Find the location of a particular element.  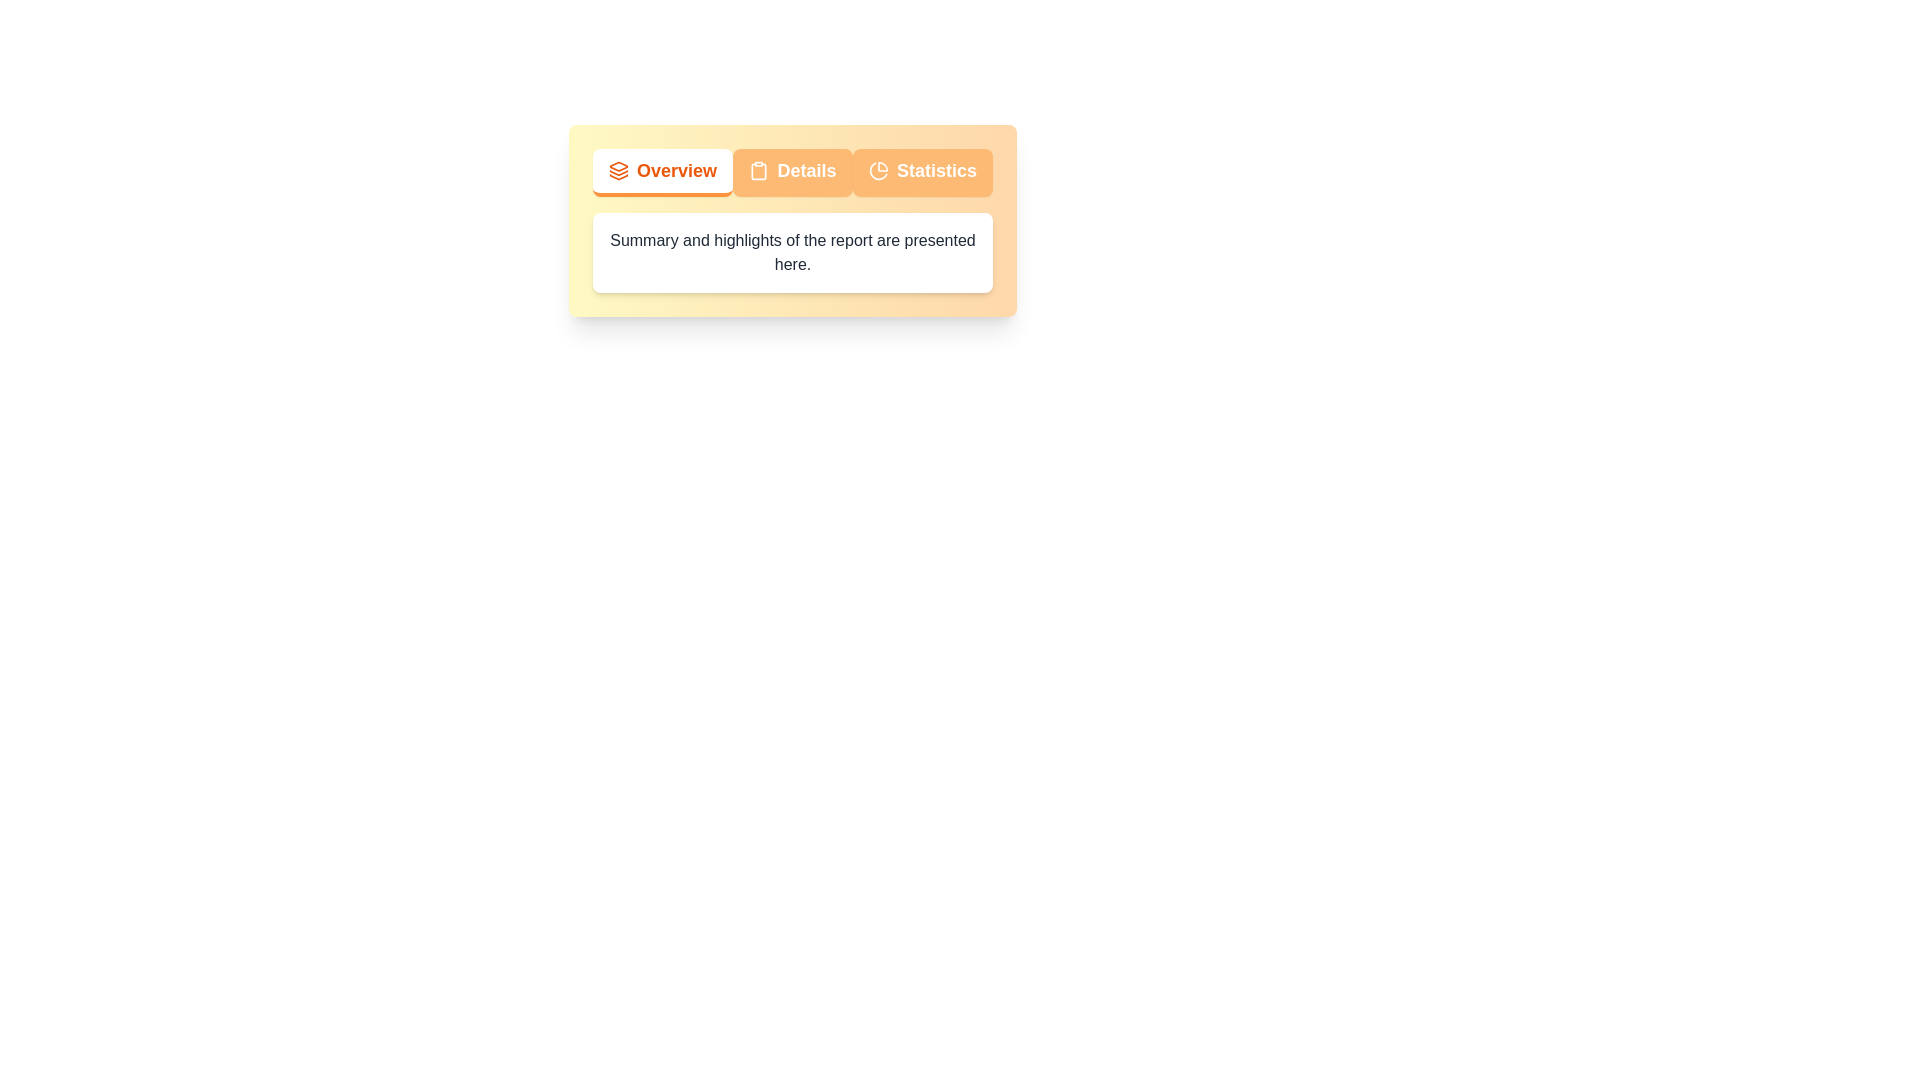

the clipboard icon located in the 'Details' section header within the second tab of the horizontal navigation menu is located at coordinates (758, 170).